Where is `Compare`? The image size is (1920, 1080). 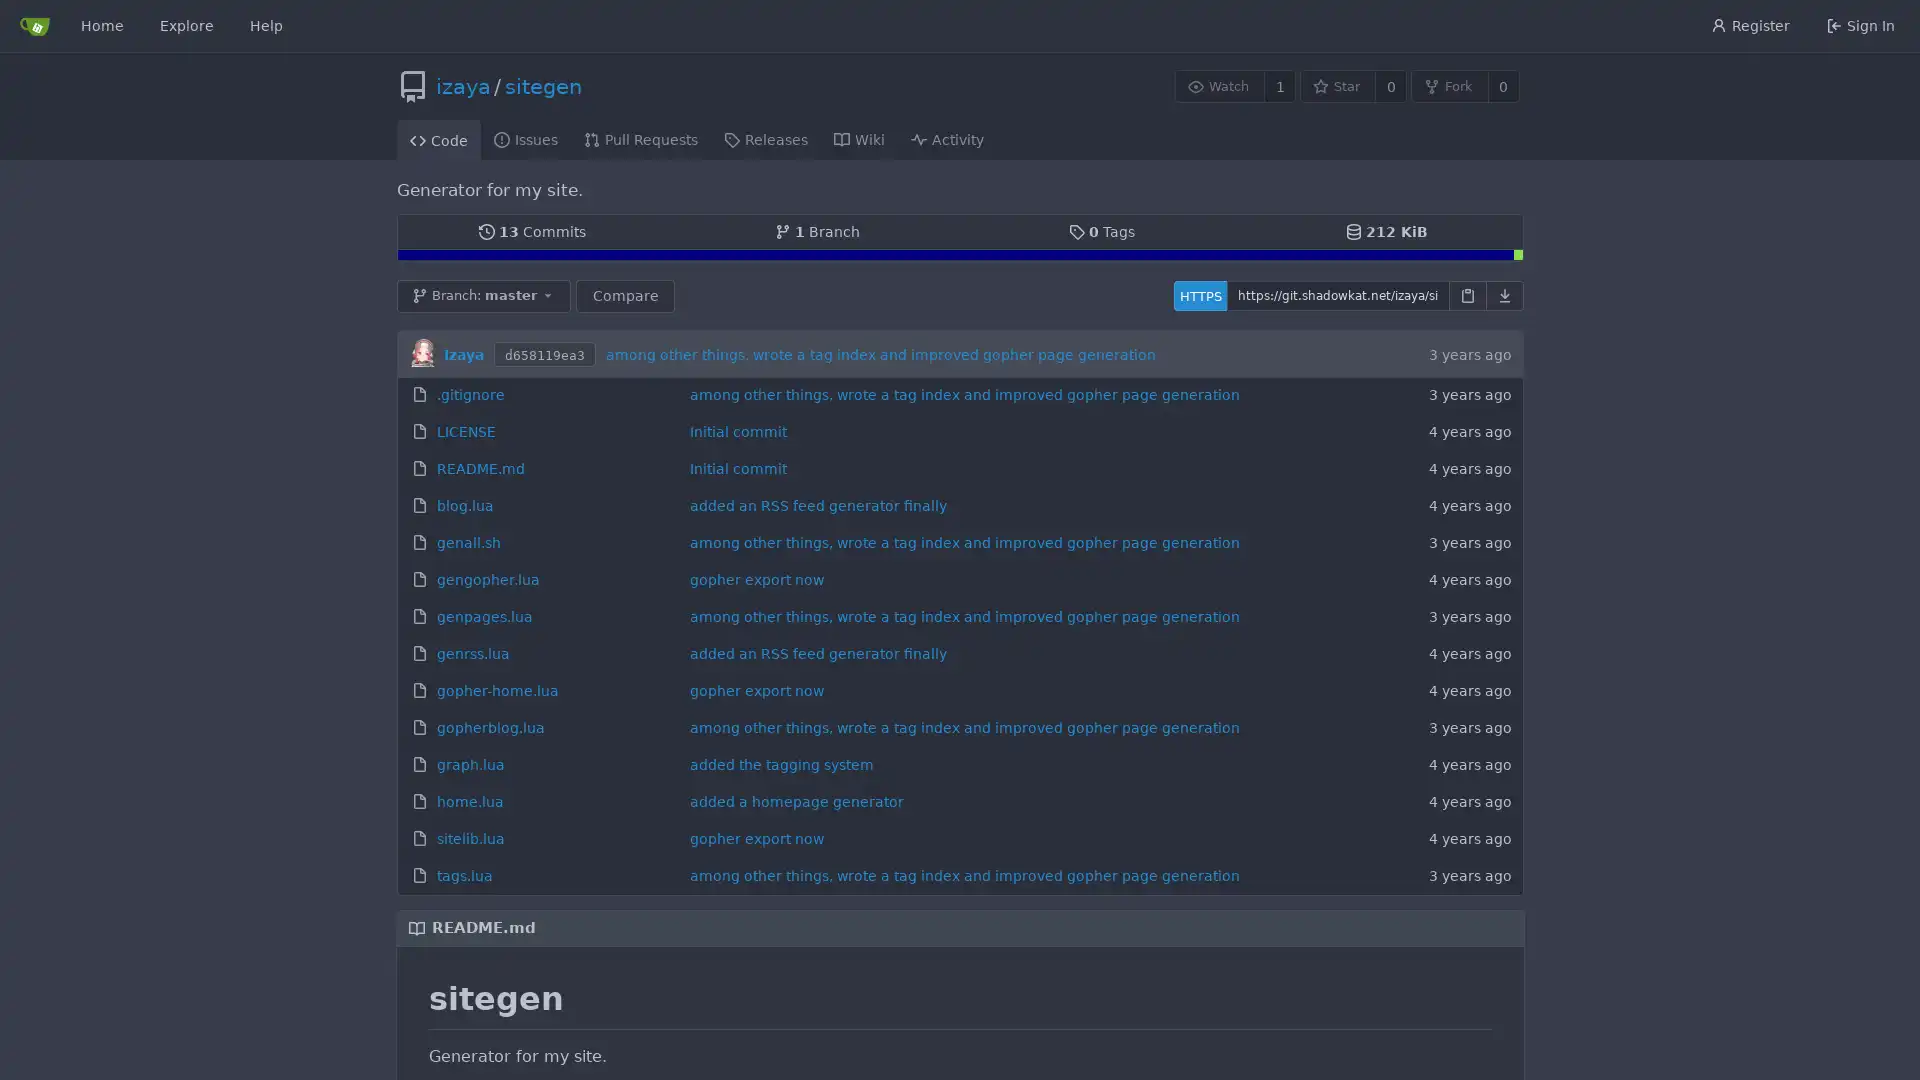
Compare is located at coordinates (623, 296).